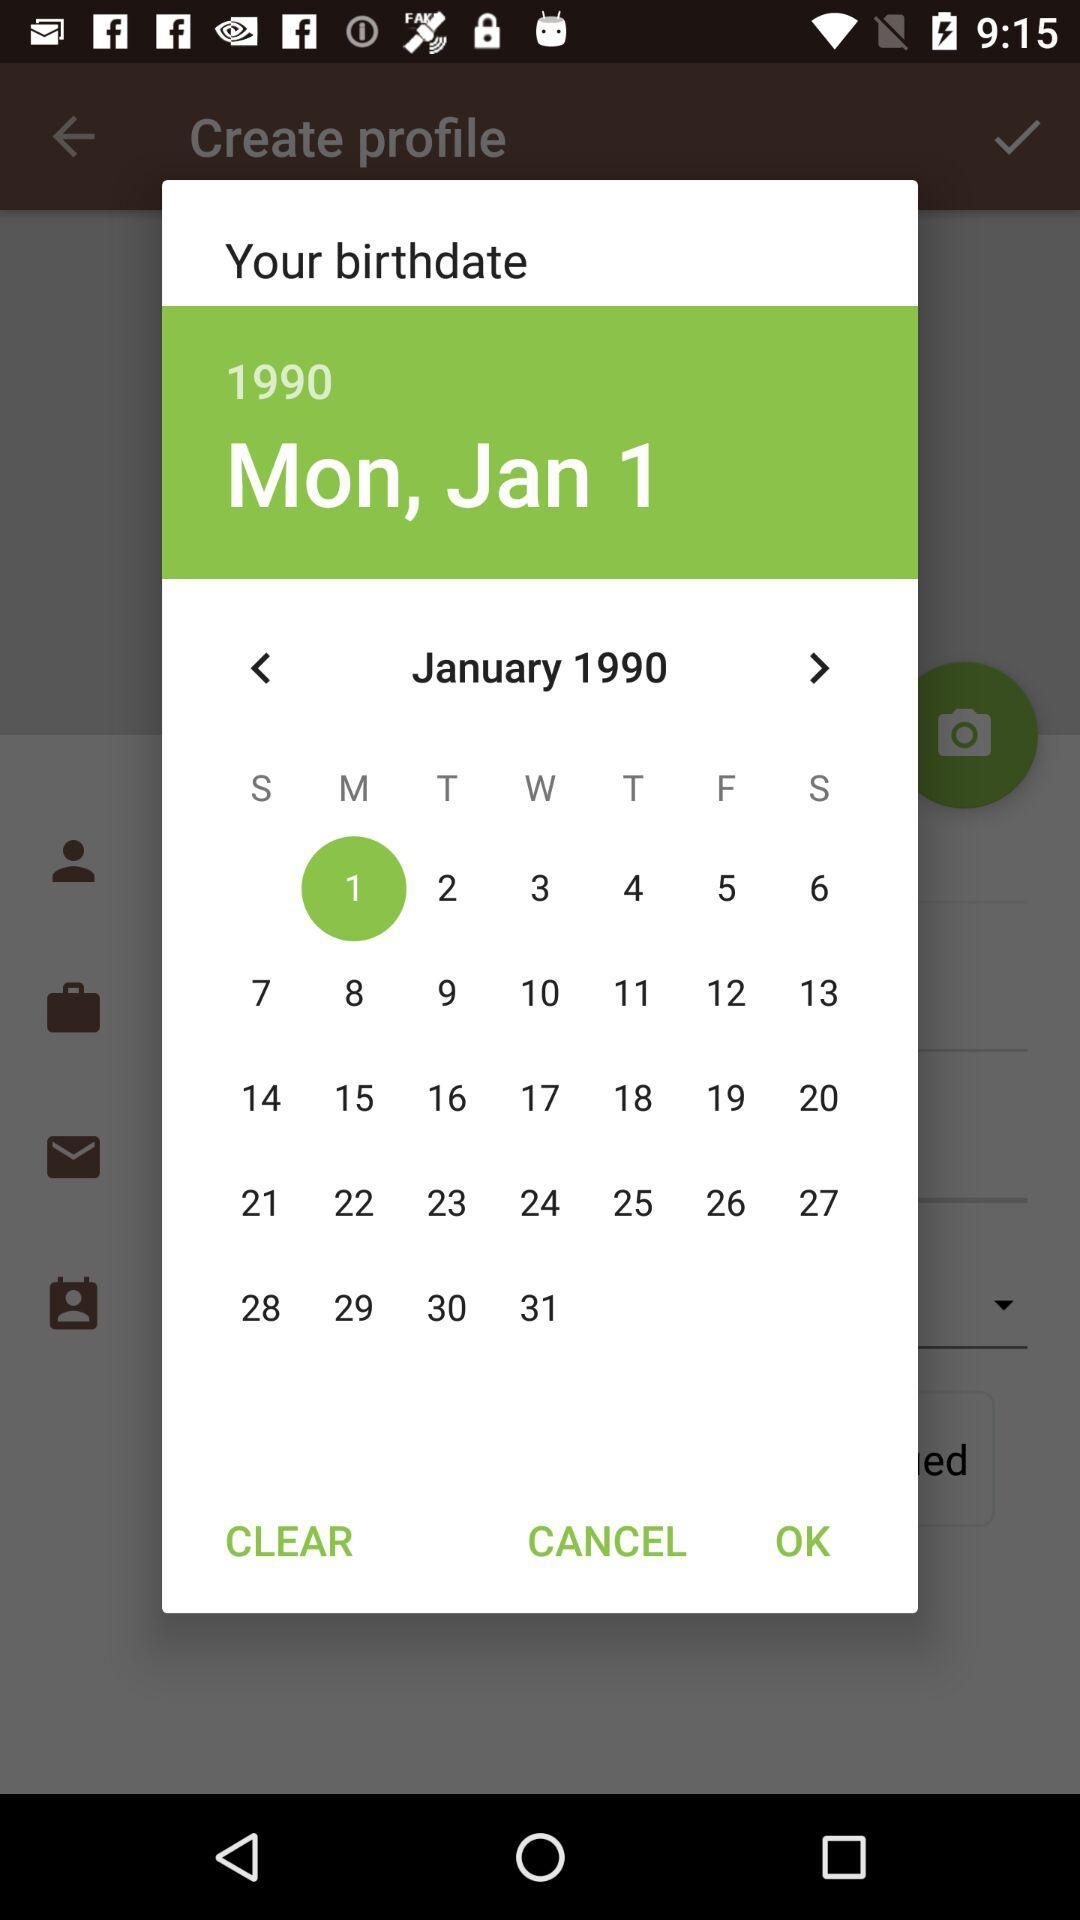 This screenshot has height=1920, width=1080. I want to click on cancel, so click(606, 1538).